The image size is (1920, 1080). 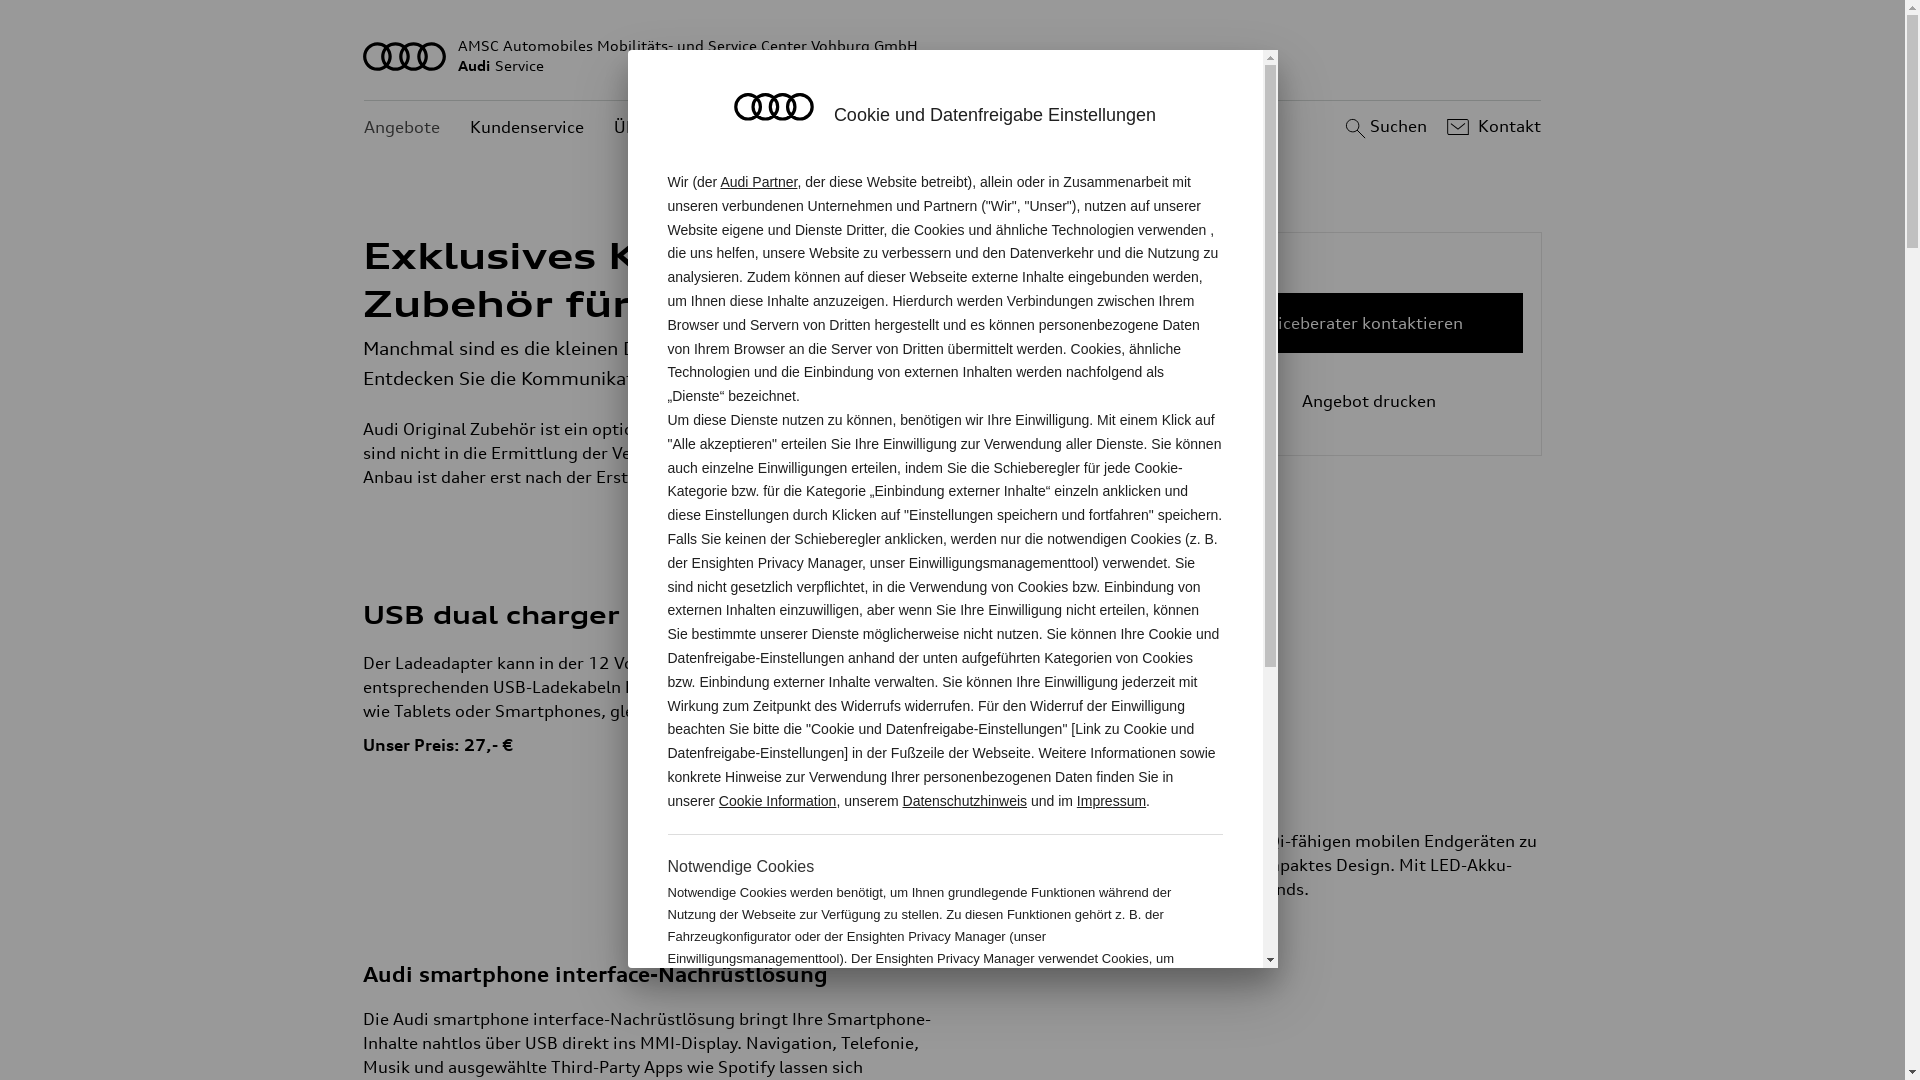 What do you see at coordinates (1491, 127) in the screenshot?
I see `'Kontakt'` at bounding box center [1491, 127].